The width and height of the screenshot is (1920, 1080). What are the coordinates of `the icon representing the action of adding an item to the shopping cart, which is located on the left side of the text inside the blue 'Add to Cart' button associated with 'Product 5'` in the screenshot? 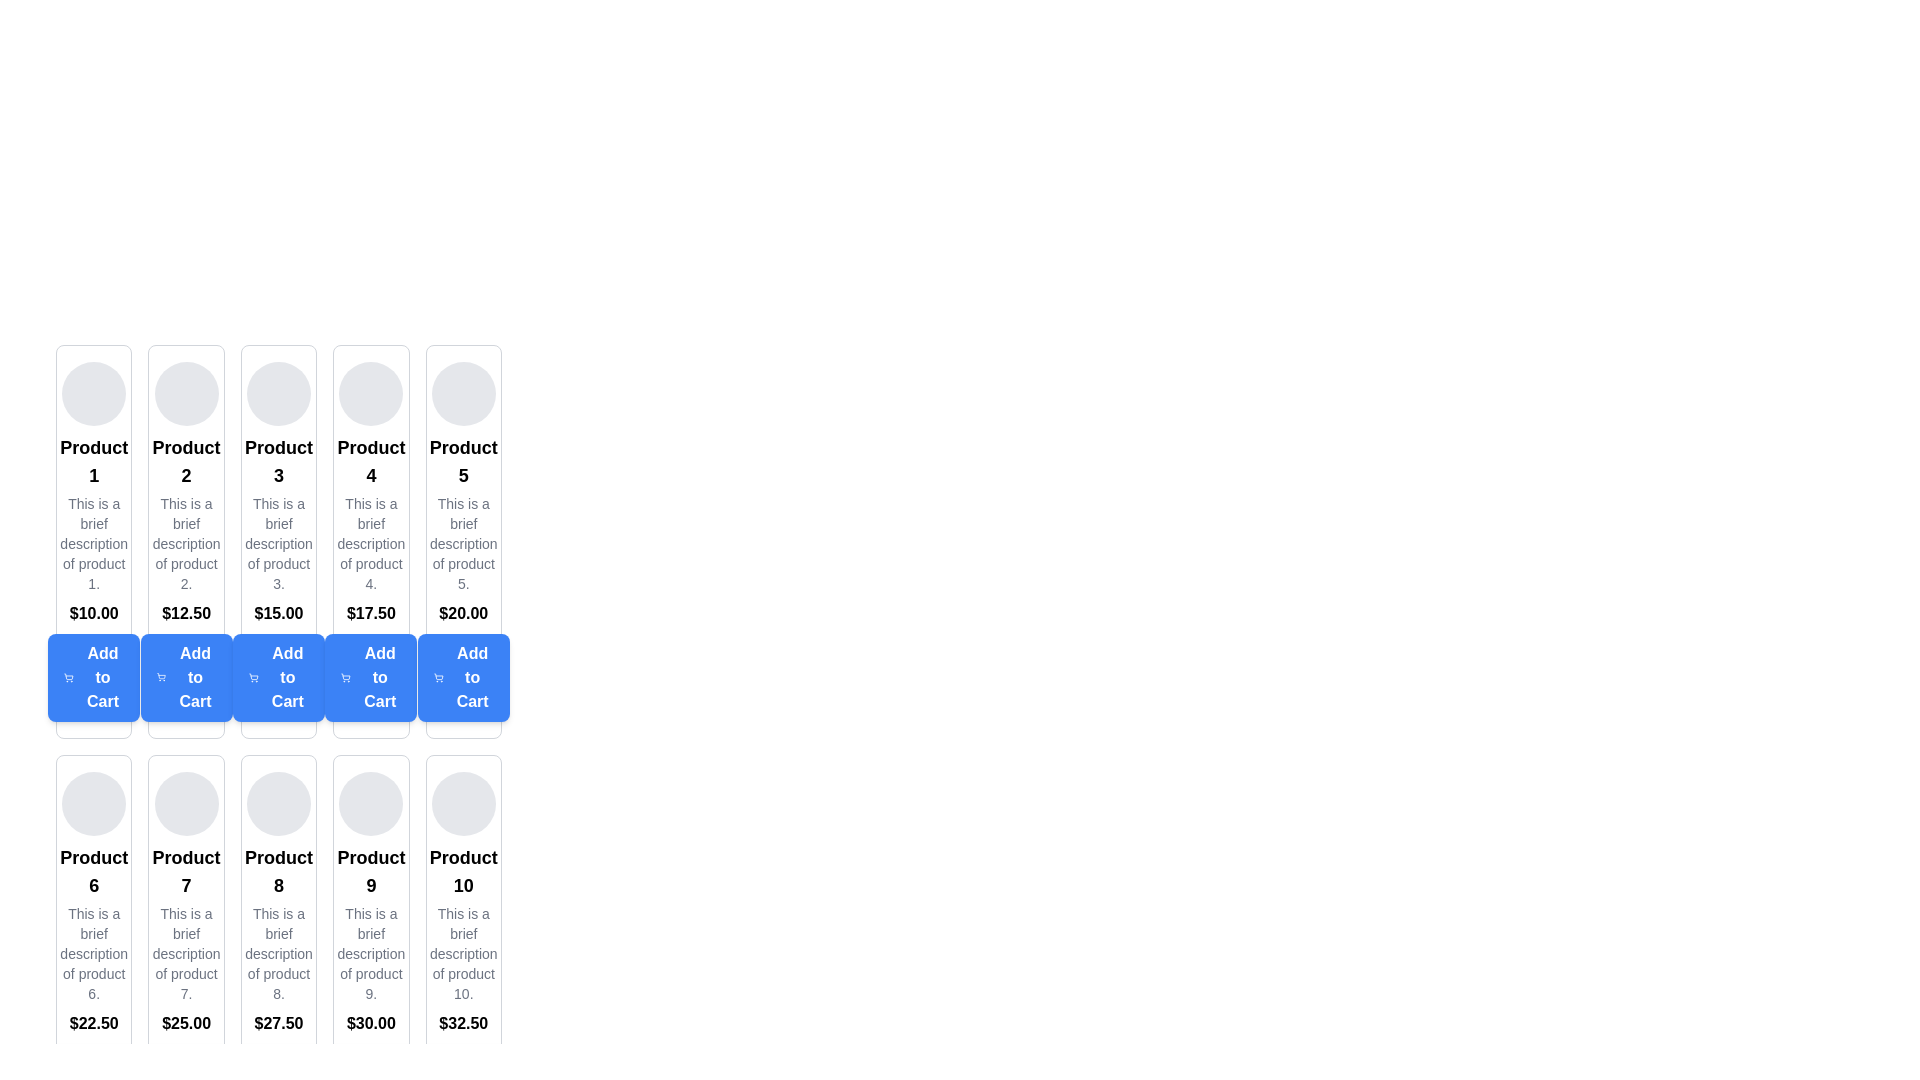 It's located at (437, 677).